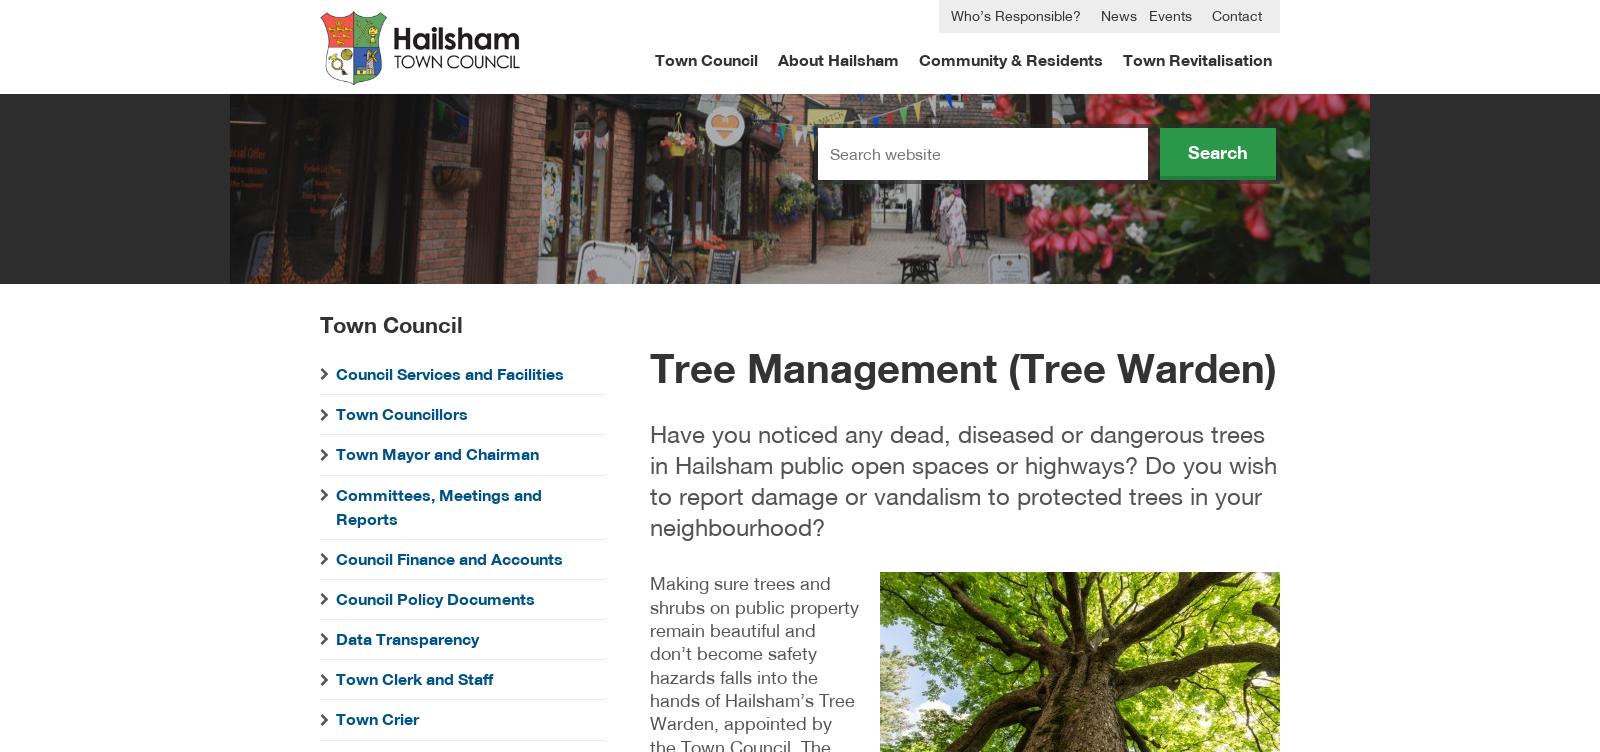 This screenshot has width=1600, height=752. I want to click on 'Data Transparency', so click(336, 639).